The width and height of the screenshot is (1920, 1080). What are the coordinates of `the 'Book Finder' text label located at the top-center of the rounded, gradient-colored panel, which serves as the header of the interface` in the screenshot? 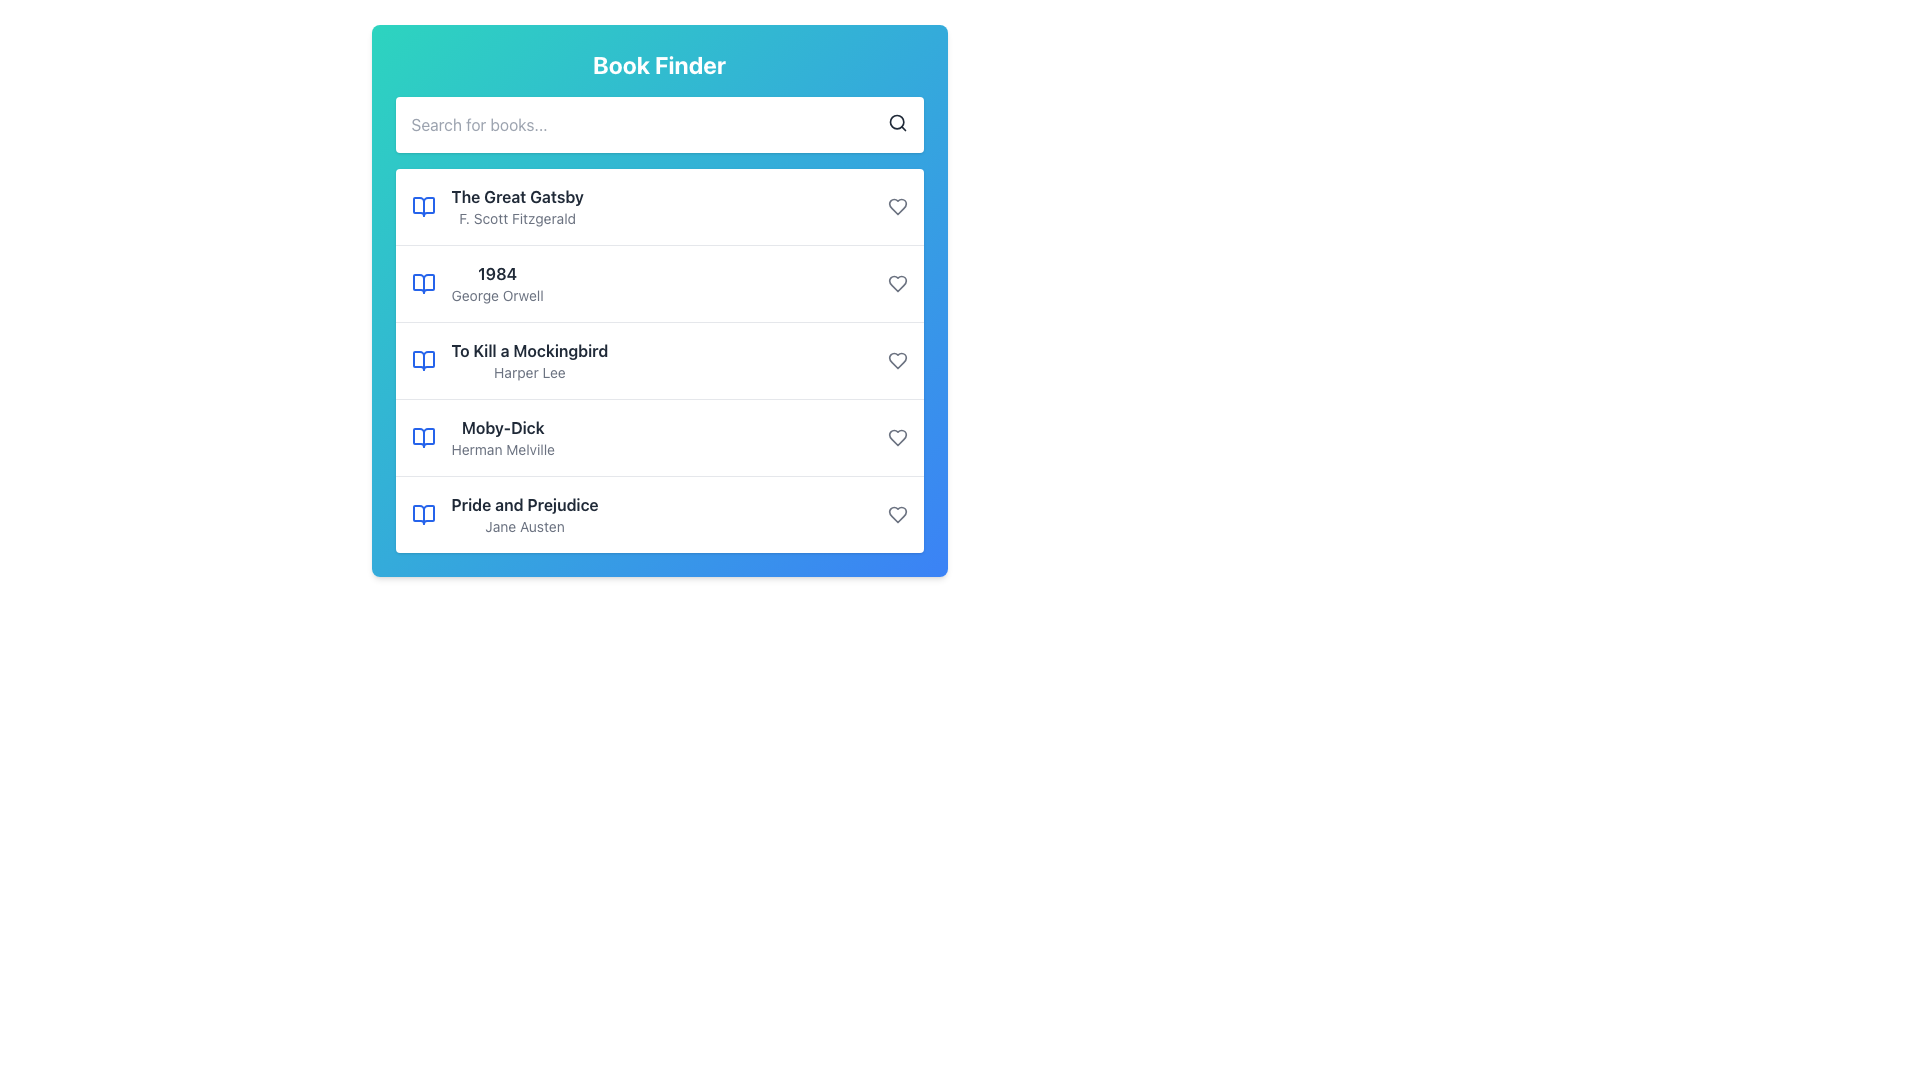 It's located at (659, 64).